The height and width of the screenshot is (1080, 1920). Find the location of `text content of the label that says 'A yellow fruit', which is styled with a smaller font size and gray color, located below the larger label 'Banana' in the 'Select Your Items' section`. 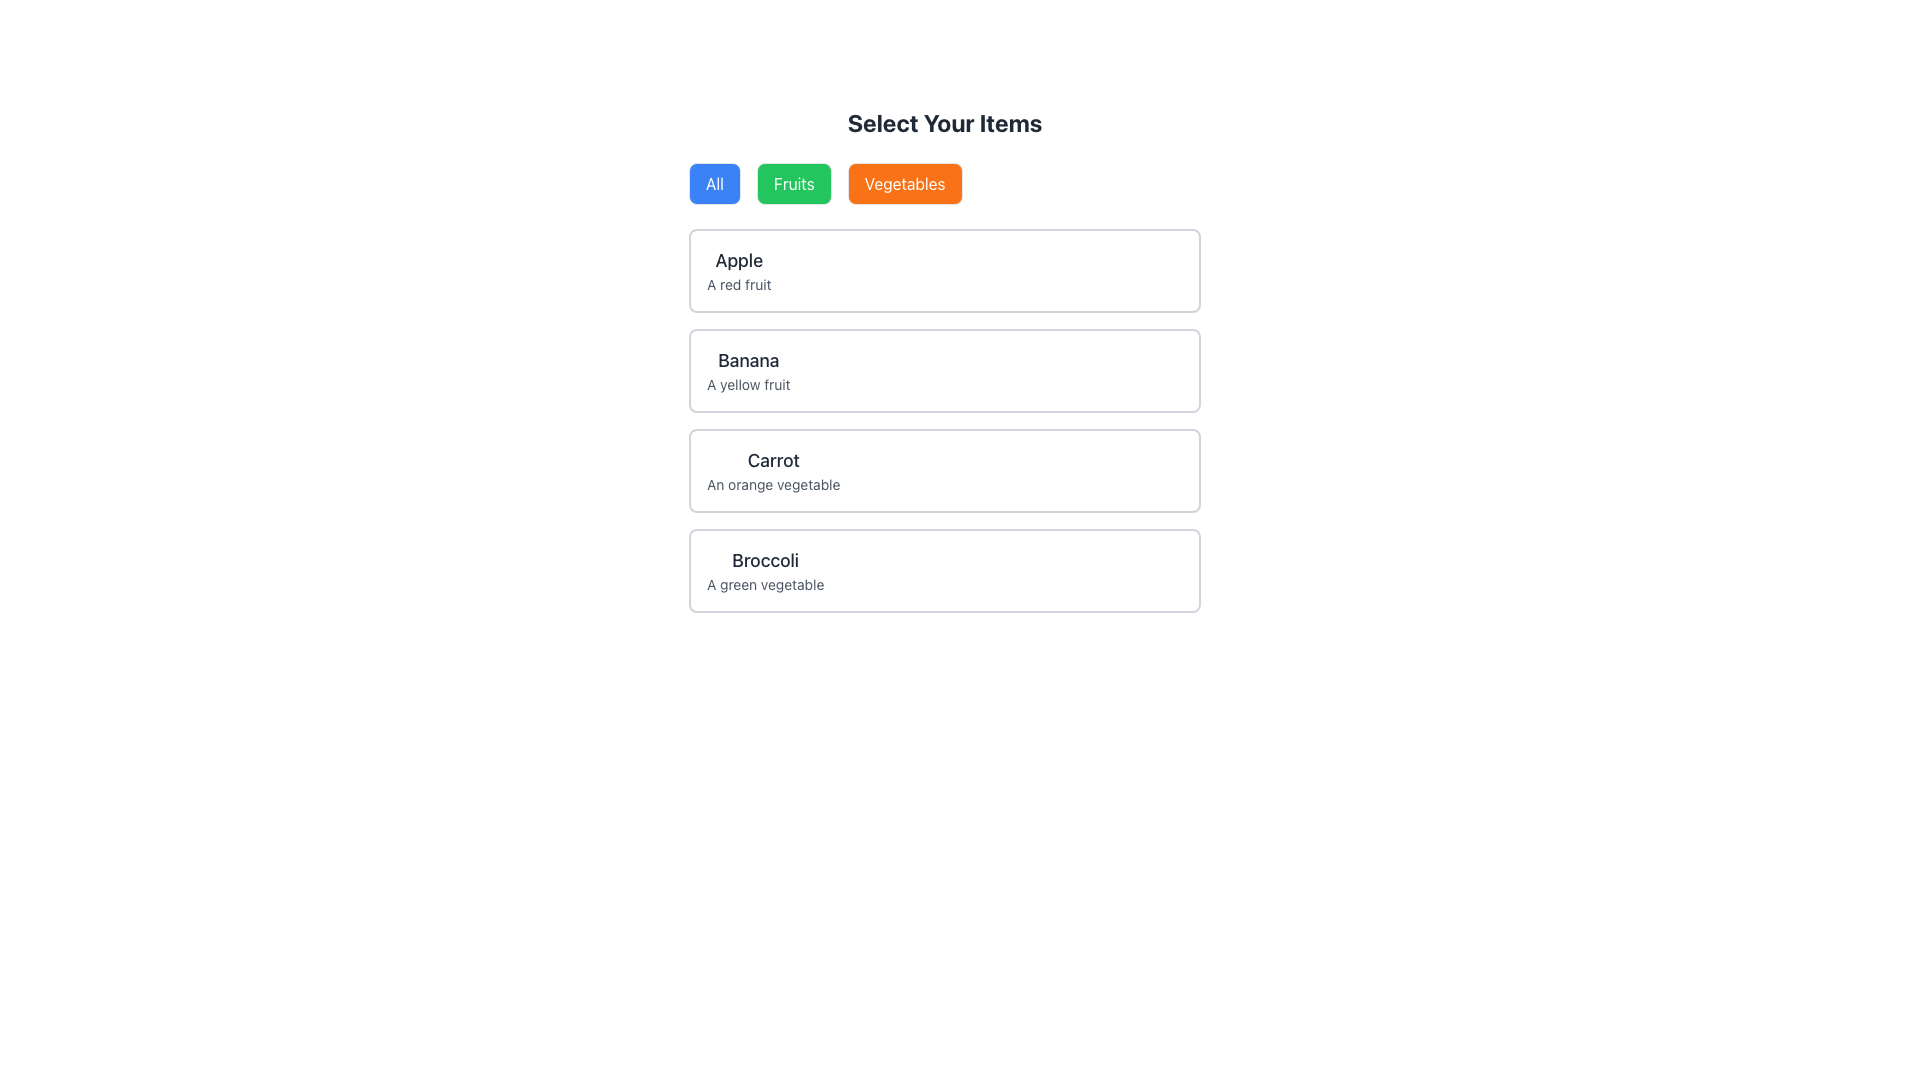

text content of the label that says 'A yellow fruit', which is styled with a smaller font size and gray color, located below the larger label 'Banana' in the 'Select Your Items' section is located at coordinates (747, 385).